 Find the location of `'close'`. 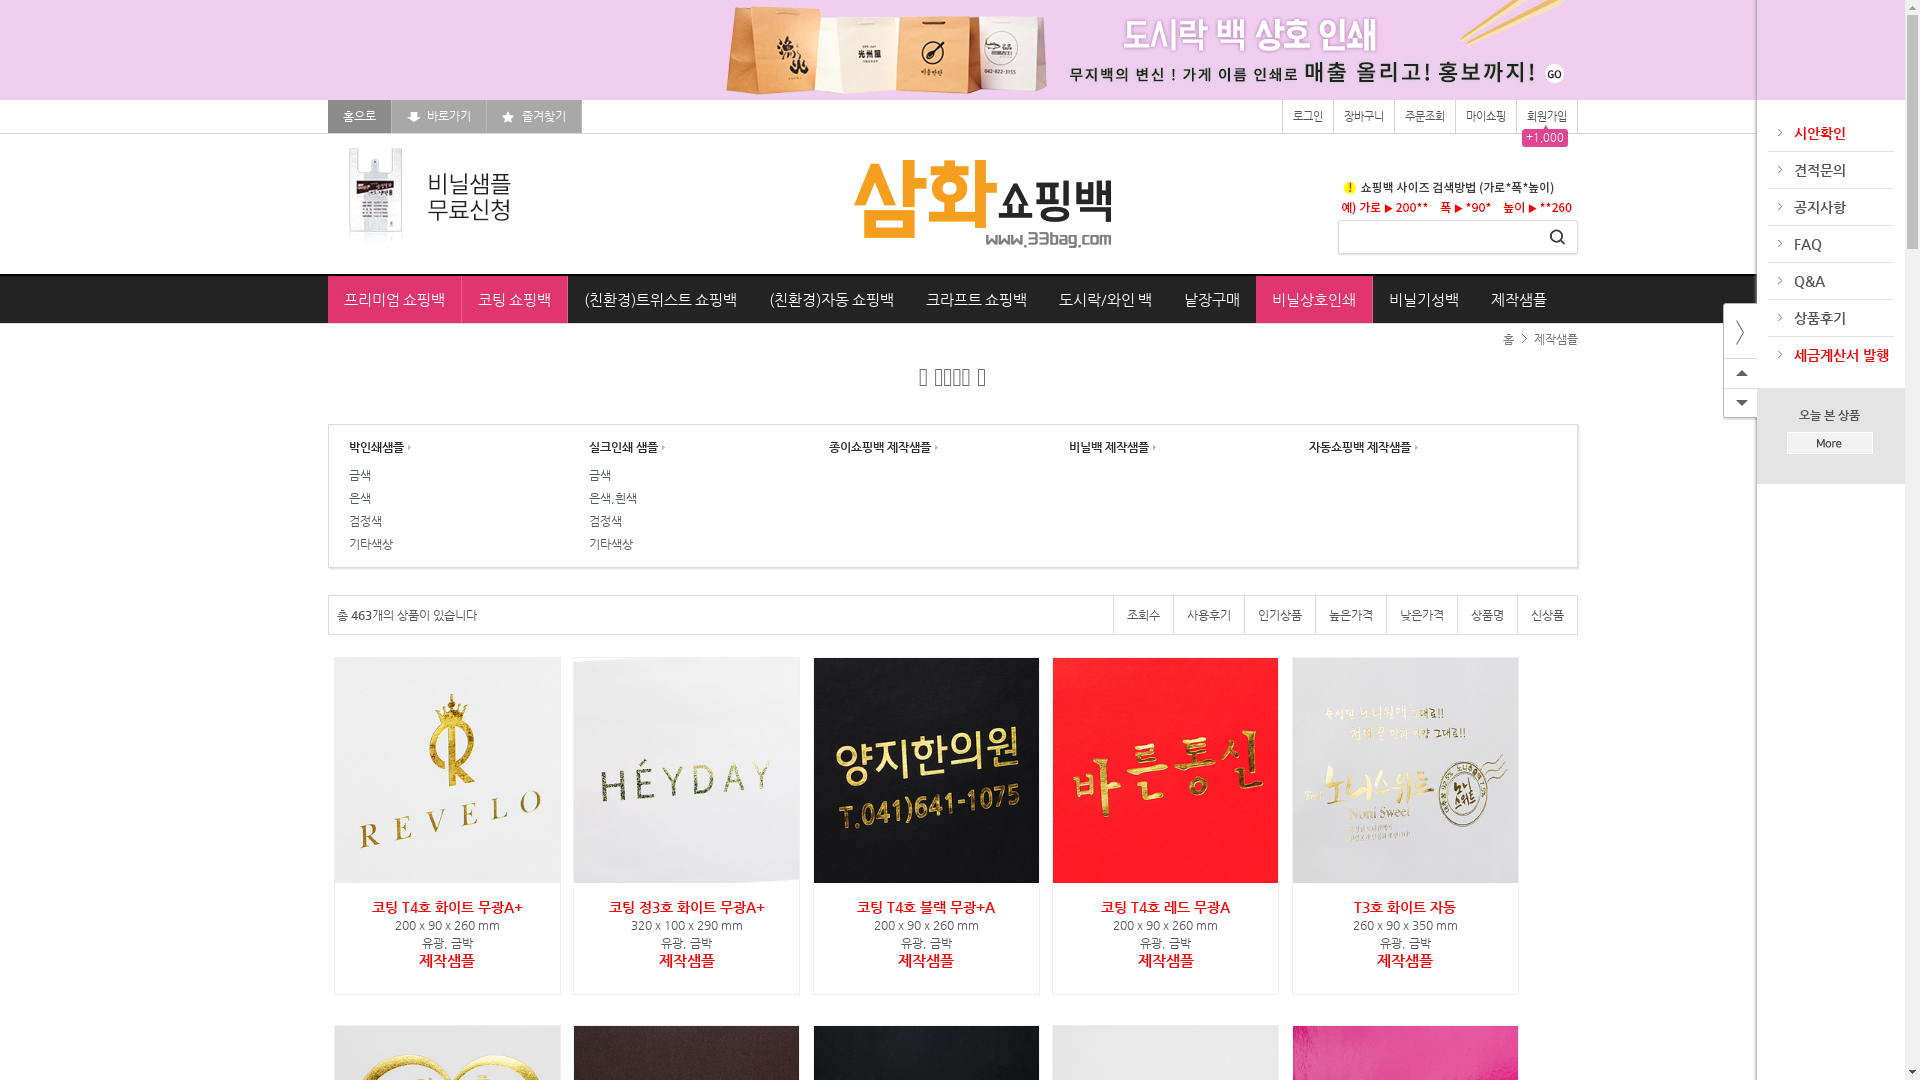

'close' is located at coordinates (1722, 330).